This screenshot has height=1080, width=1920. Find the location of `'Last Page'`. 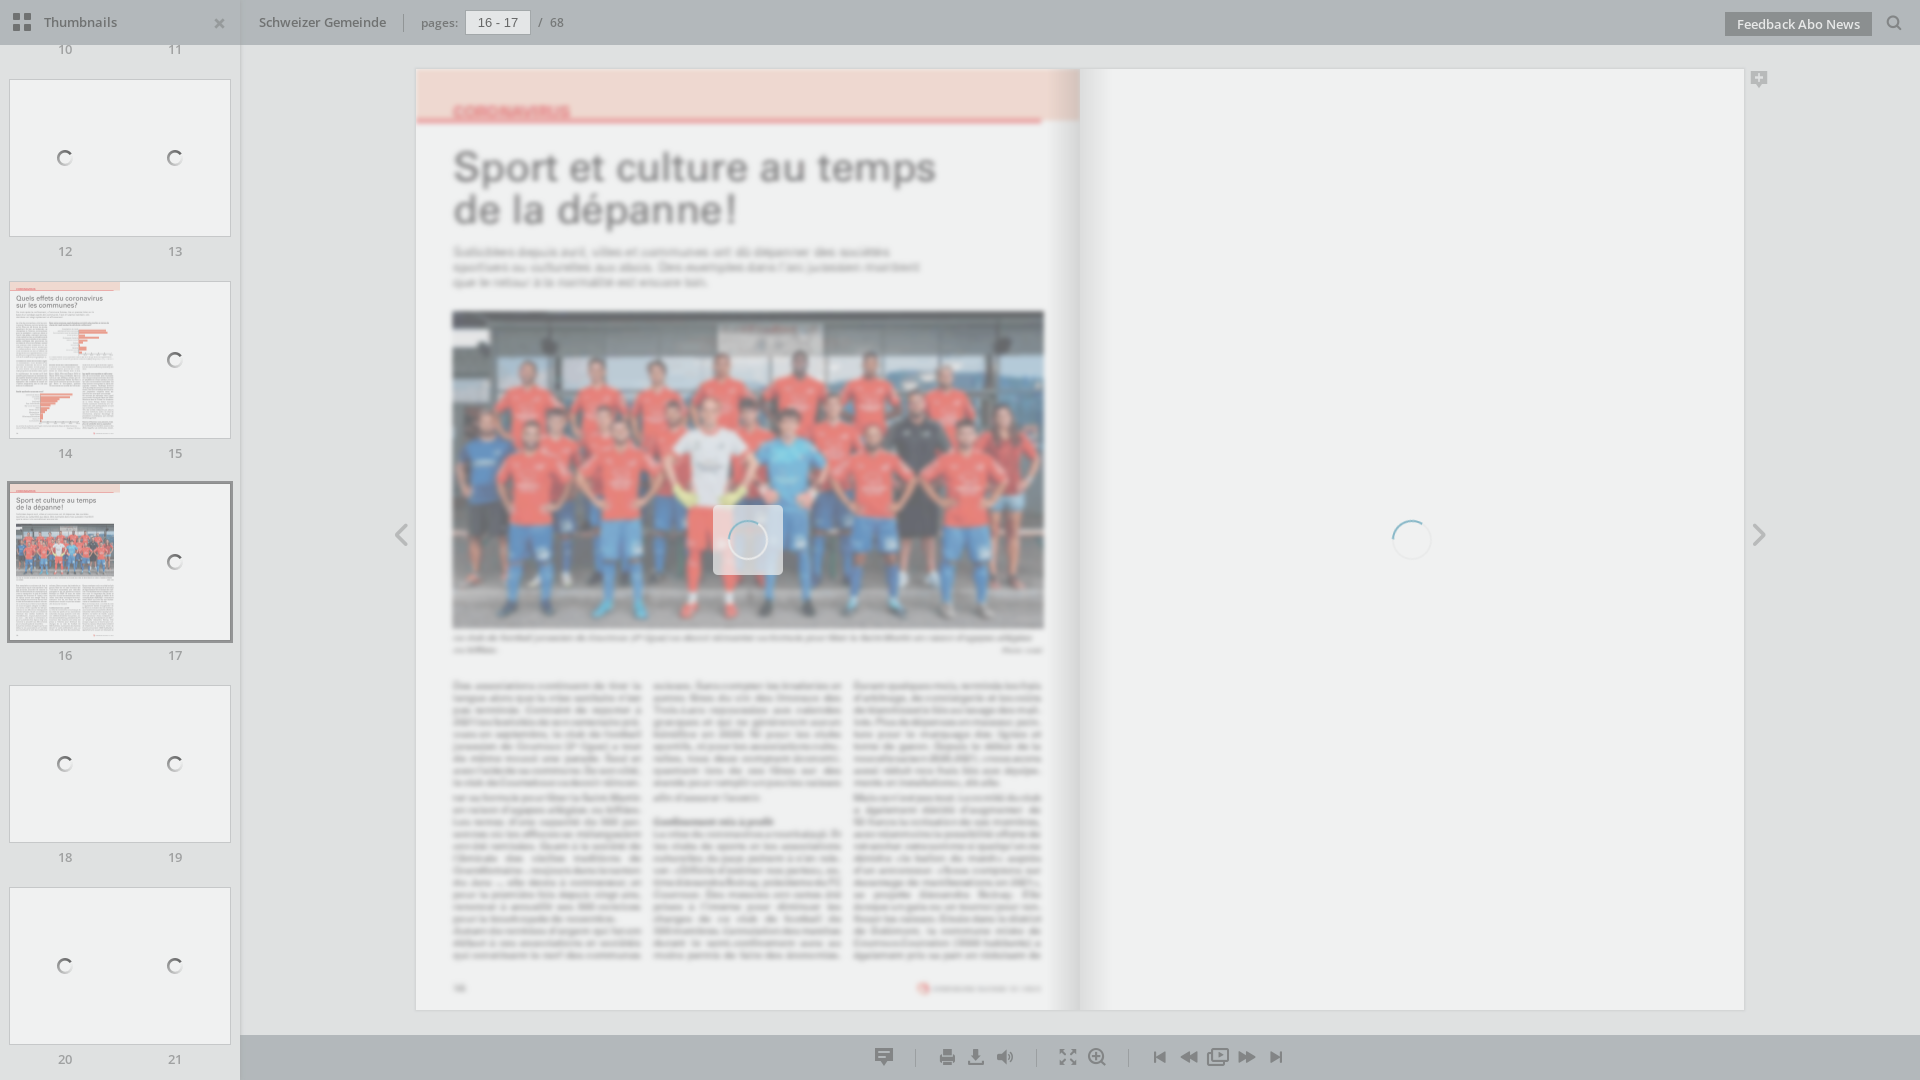

'Last Page' is located at coordinates (1275, 1056).